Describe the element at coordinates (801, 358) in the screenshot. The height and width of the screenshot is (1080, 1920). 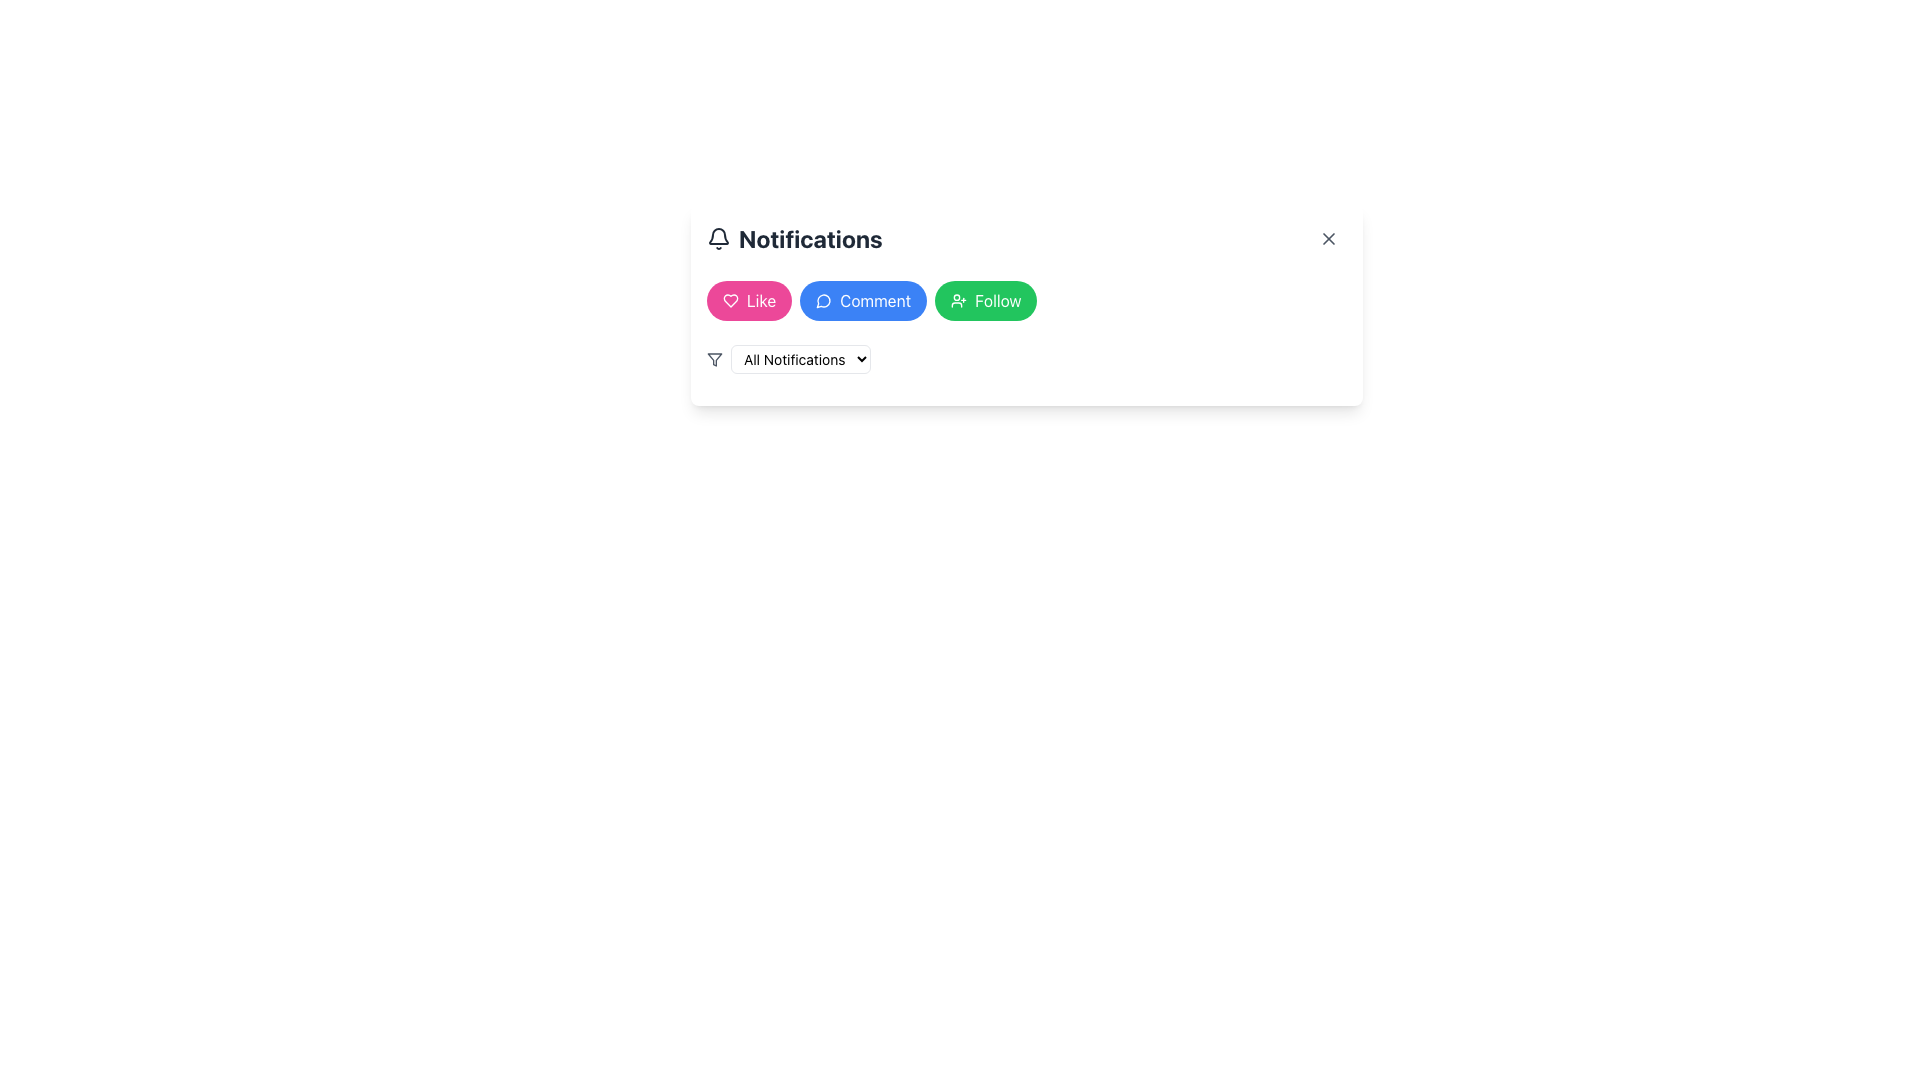
I see `the dropdown menu labeled 'All Notifications'` at that location.